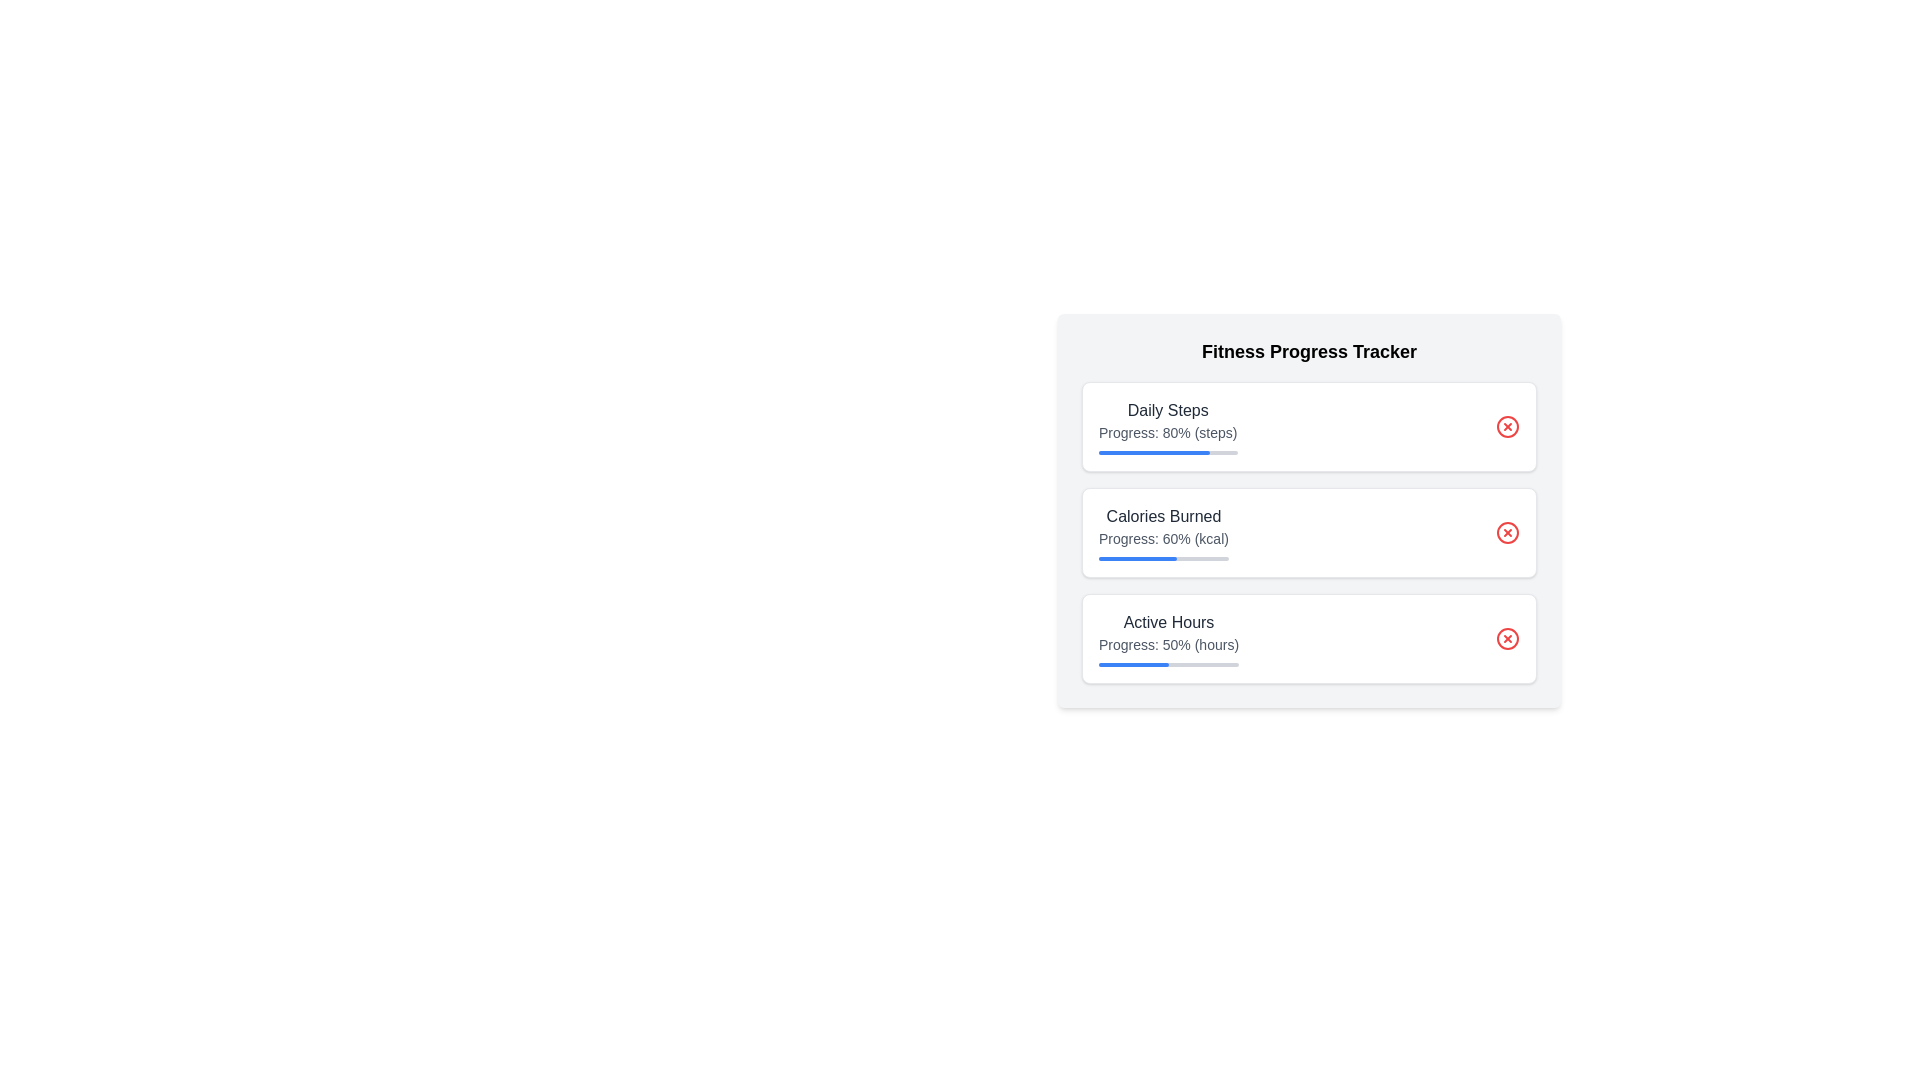 This screenshot has width=1920, height=1080. I want to click on the Text display that shows the progress of a step goal, located below the 'Daily Steps' headline and above the progress bar, so click(1168, 431).